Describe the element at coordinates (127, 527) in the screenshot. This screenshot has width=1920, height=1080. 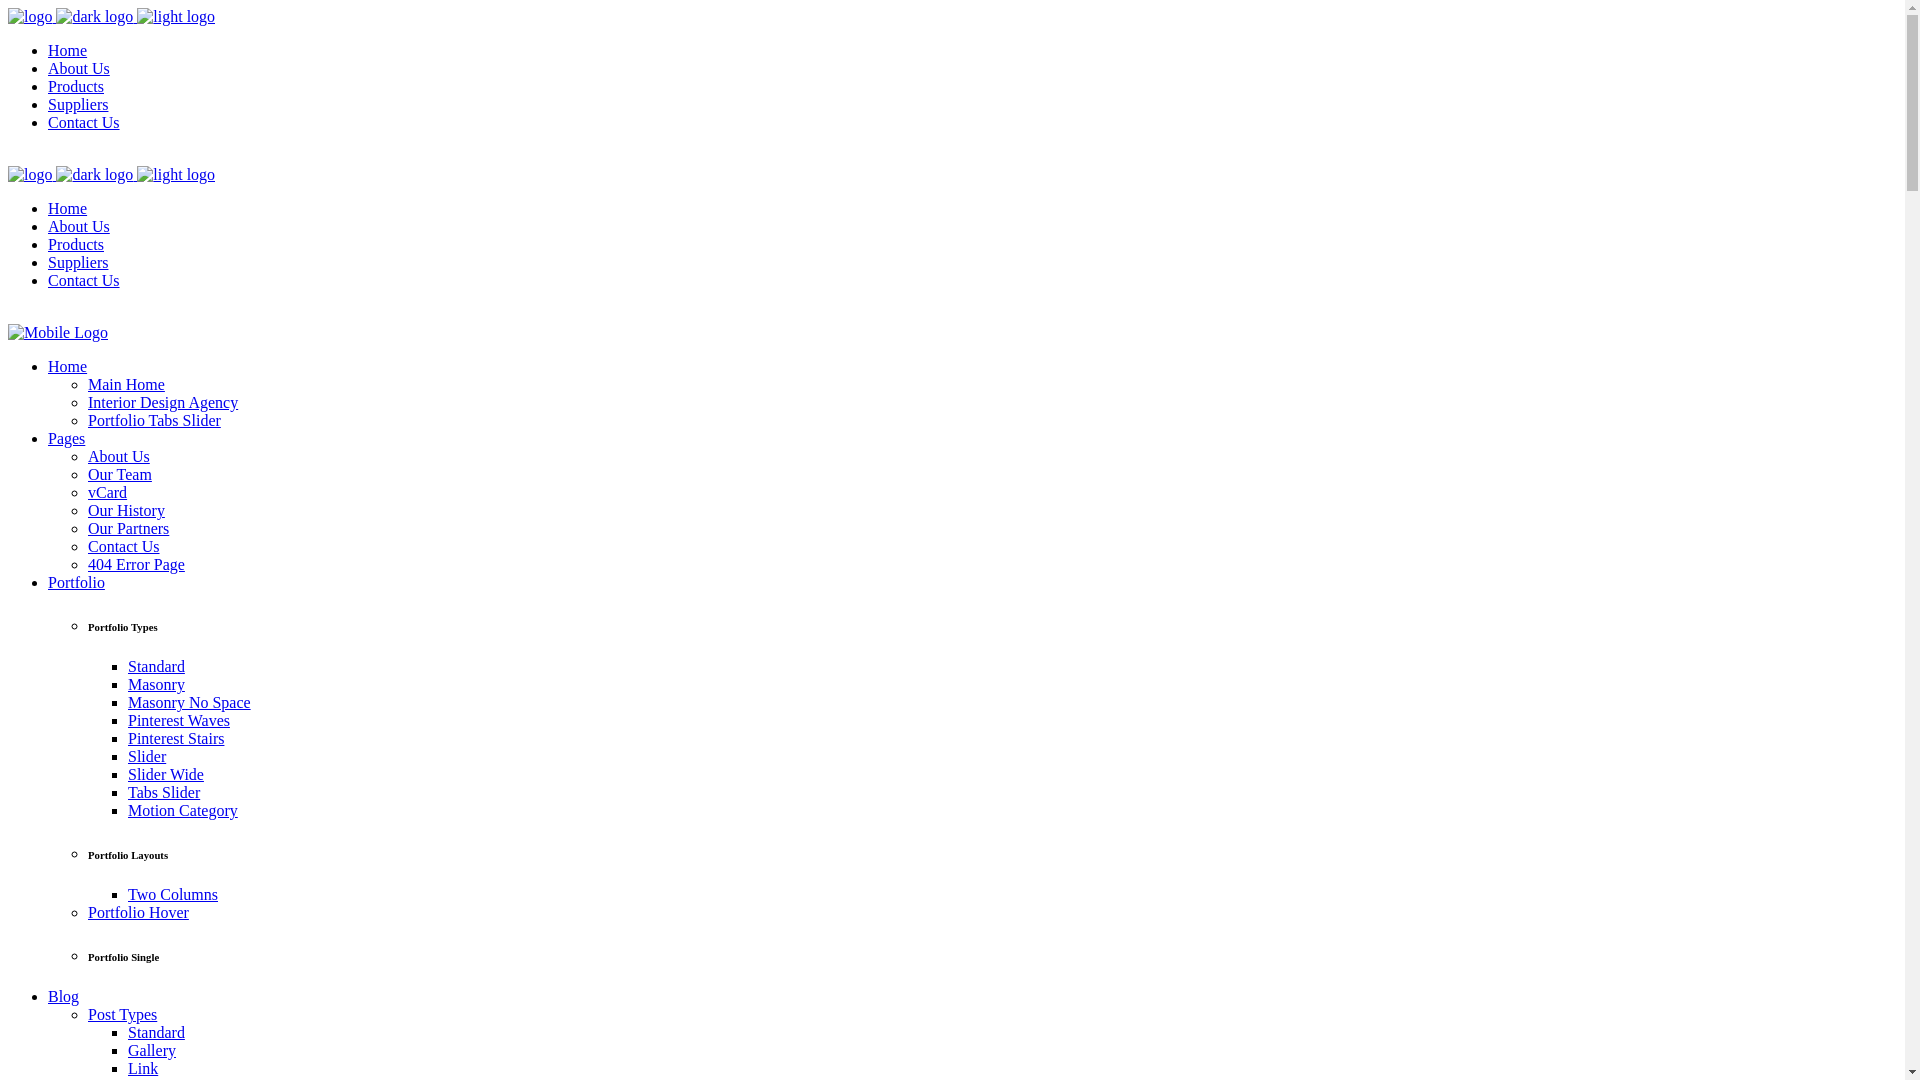
I see `'Our Partners'` at that location.